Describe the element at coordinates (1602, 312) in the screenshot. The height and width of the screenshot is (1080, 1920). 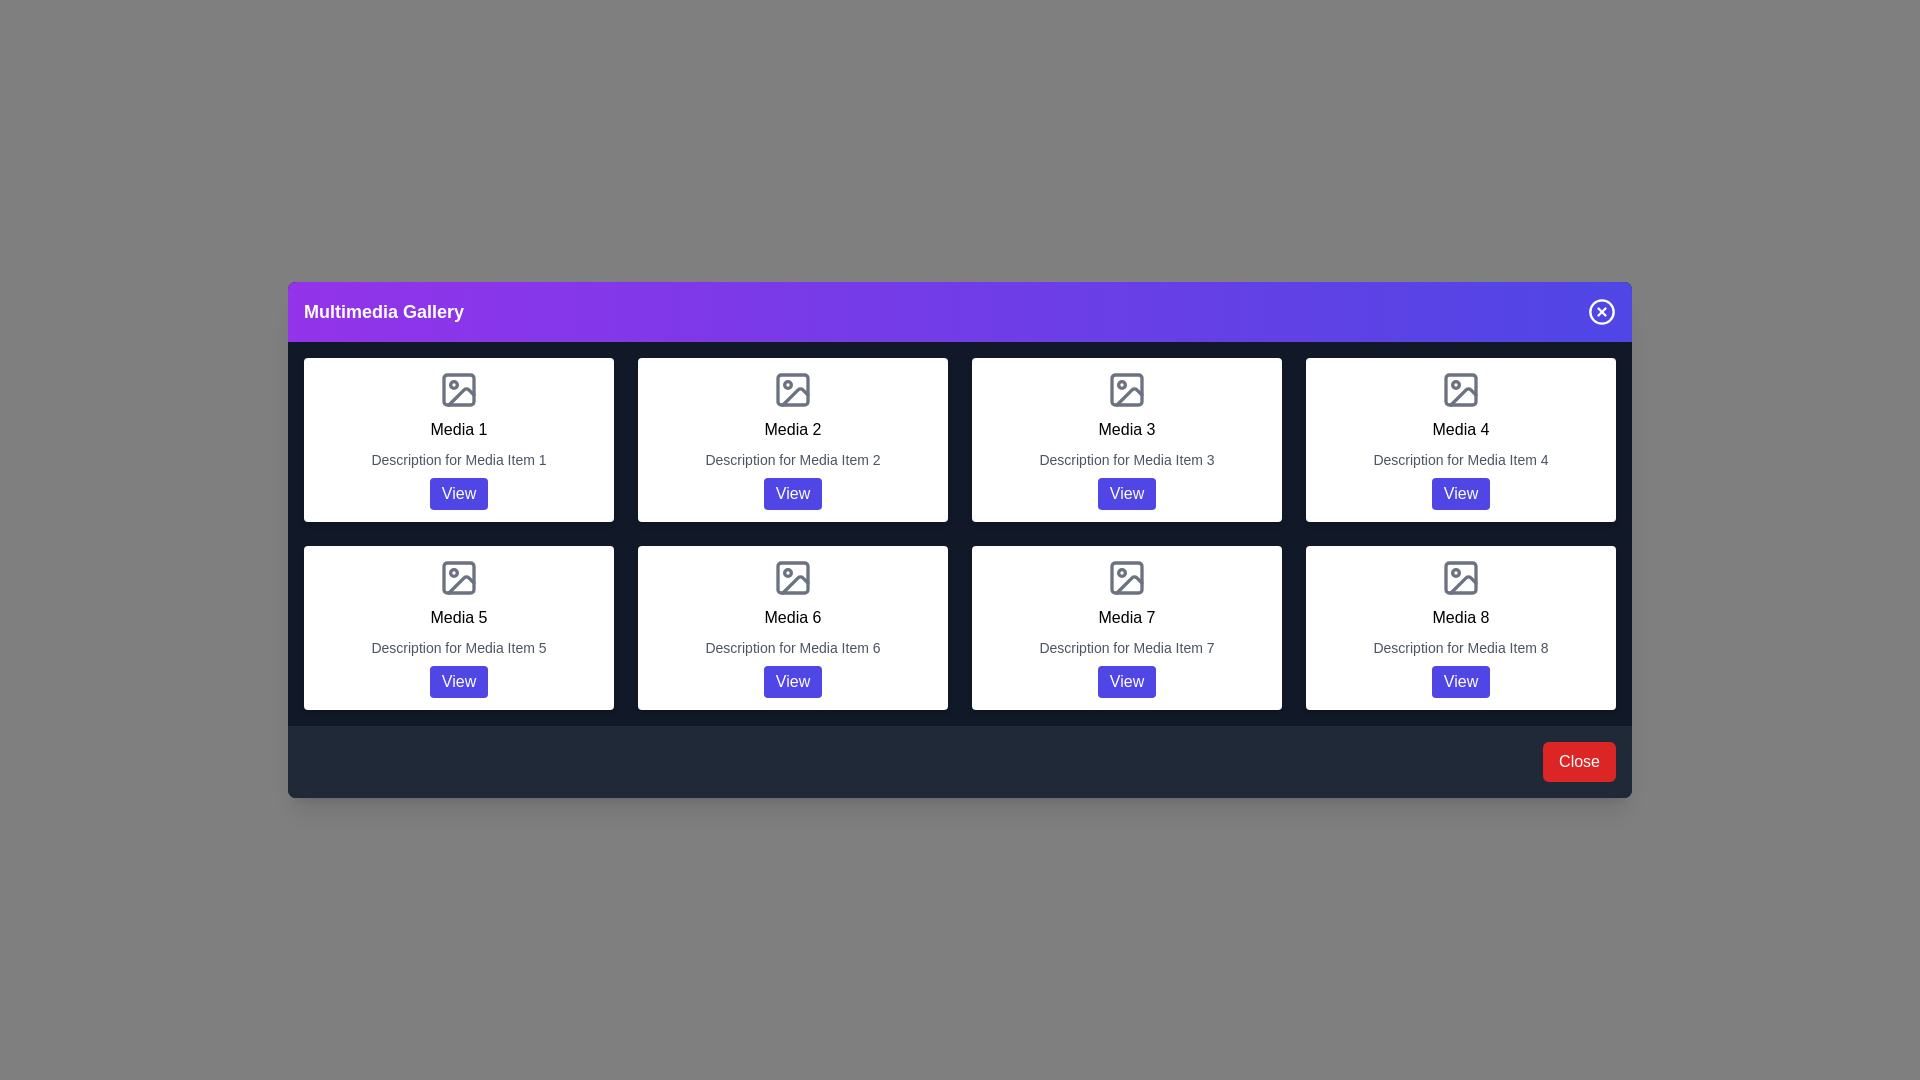
I see `the close button in the top-right corner of the dialog` at that location.